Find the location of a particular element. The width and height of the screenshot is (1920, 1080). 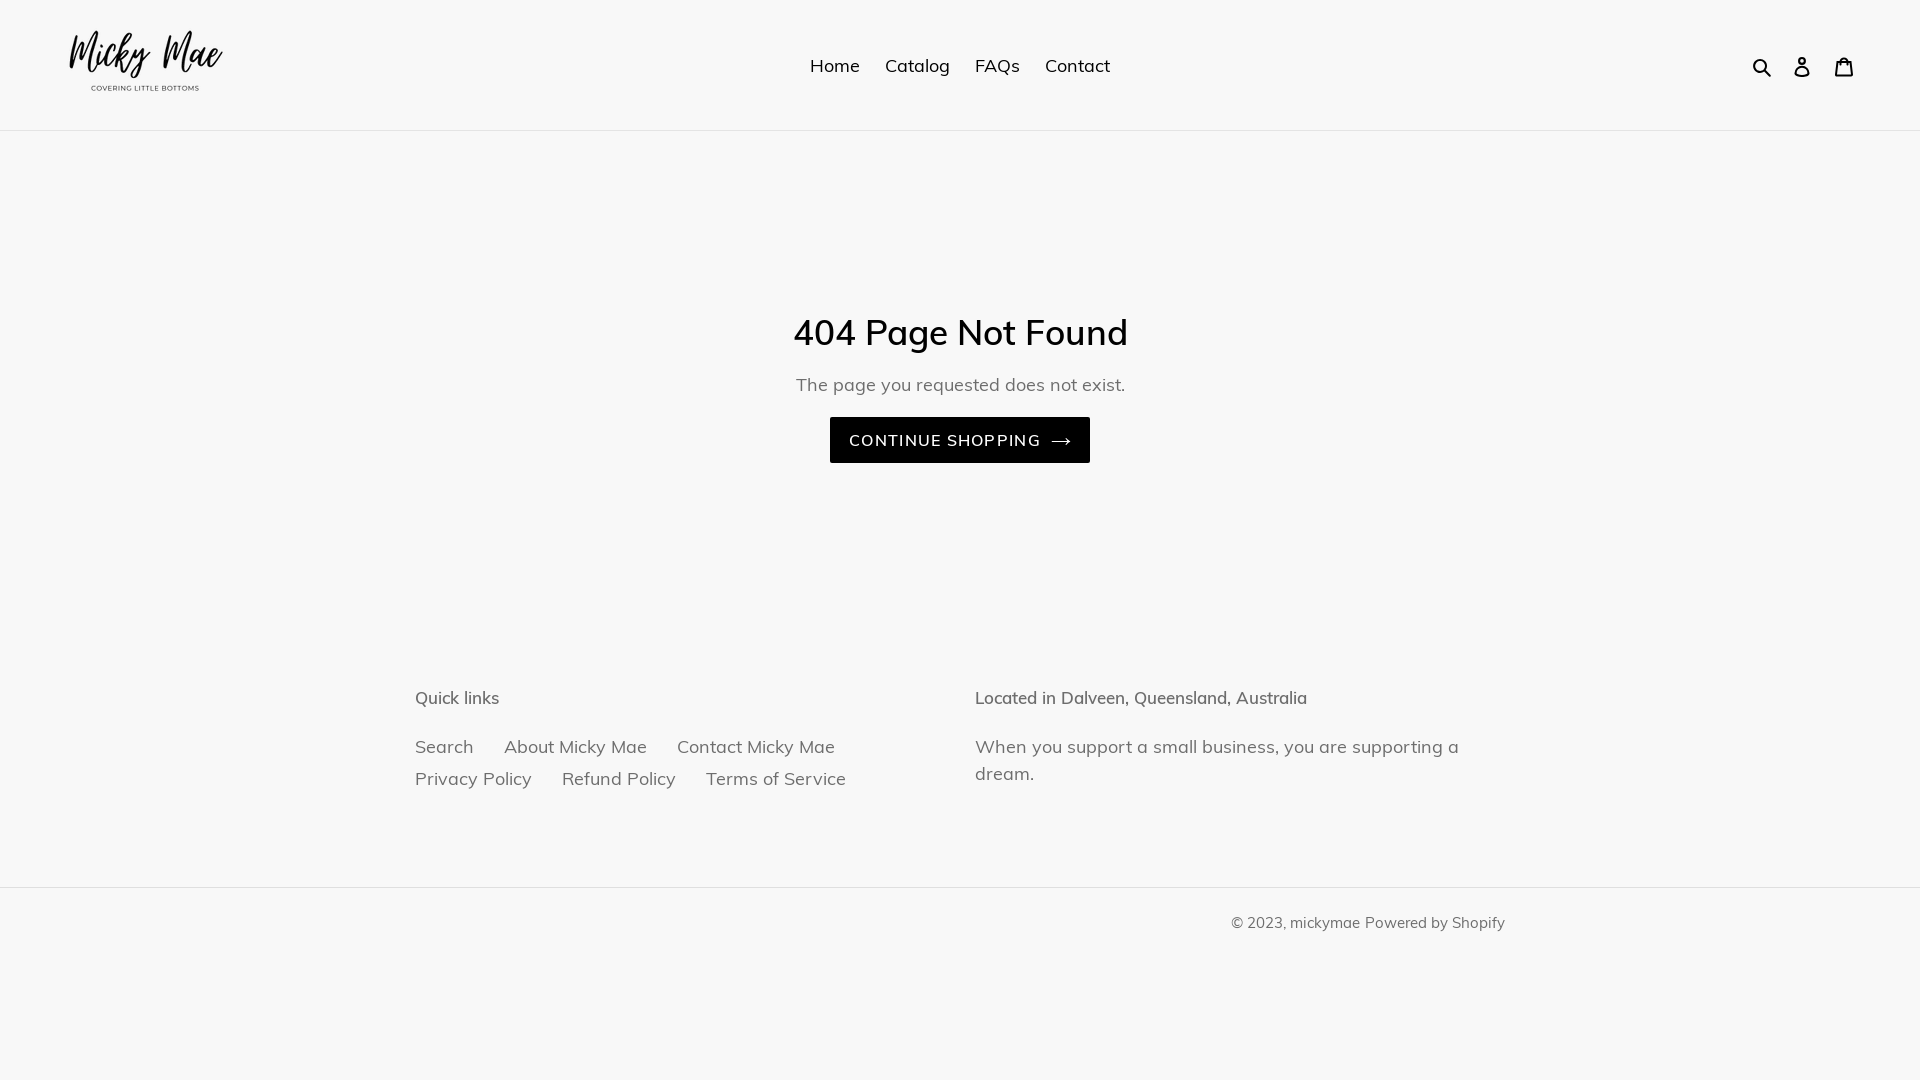

'Contact Micky Mae' is located at coordinates (754, 746).